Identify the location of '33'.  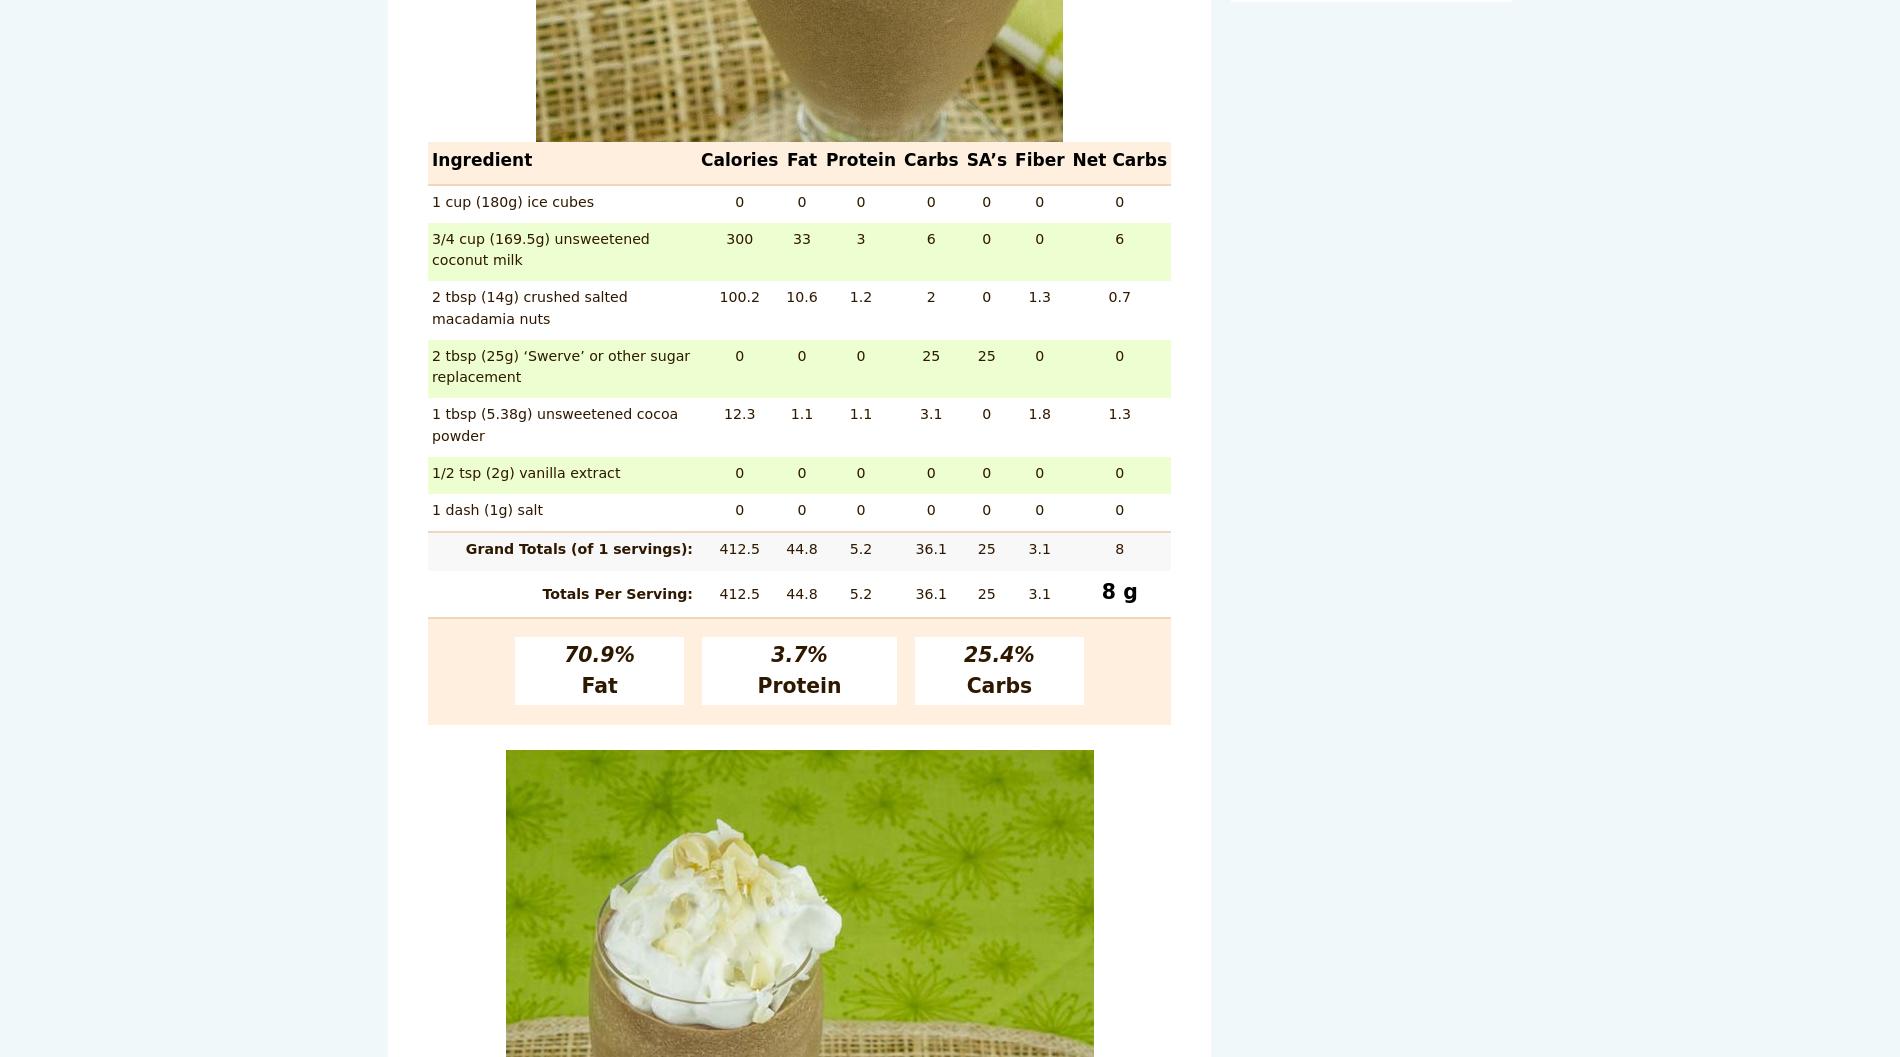
(800, 237).